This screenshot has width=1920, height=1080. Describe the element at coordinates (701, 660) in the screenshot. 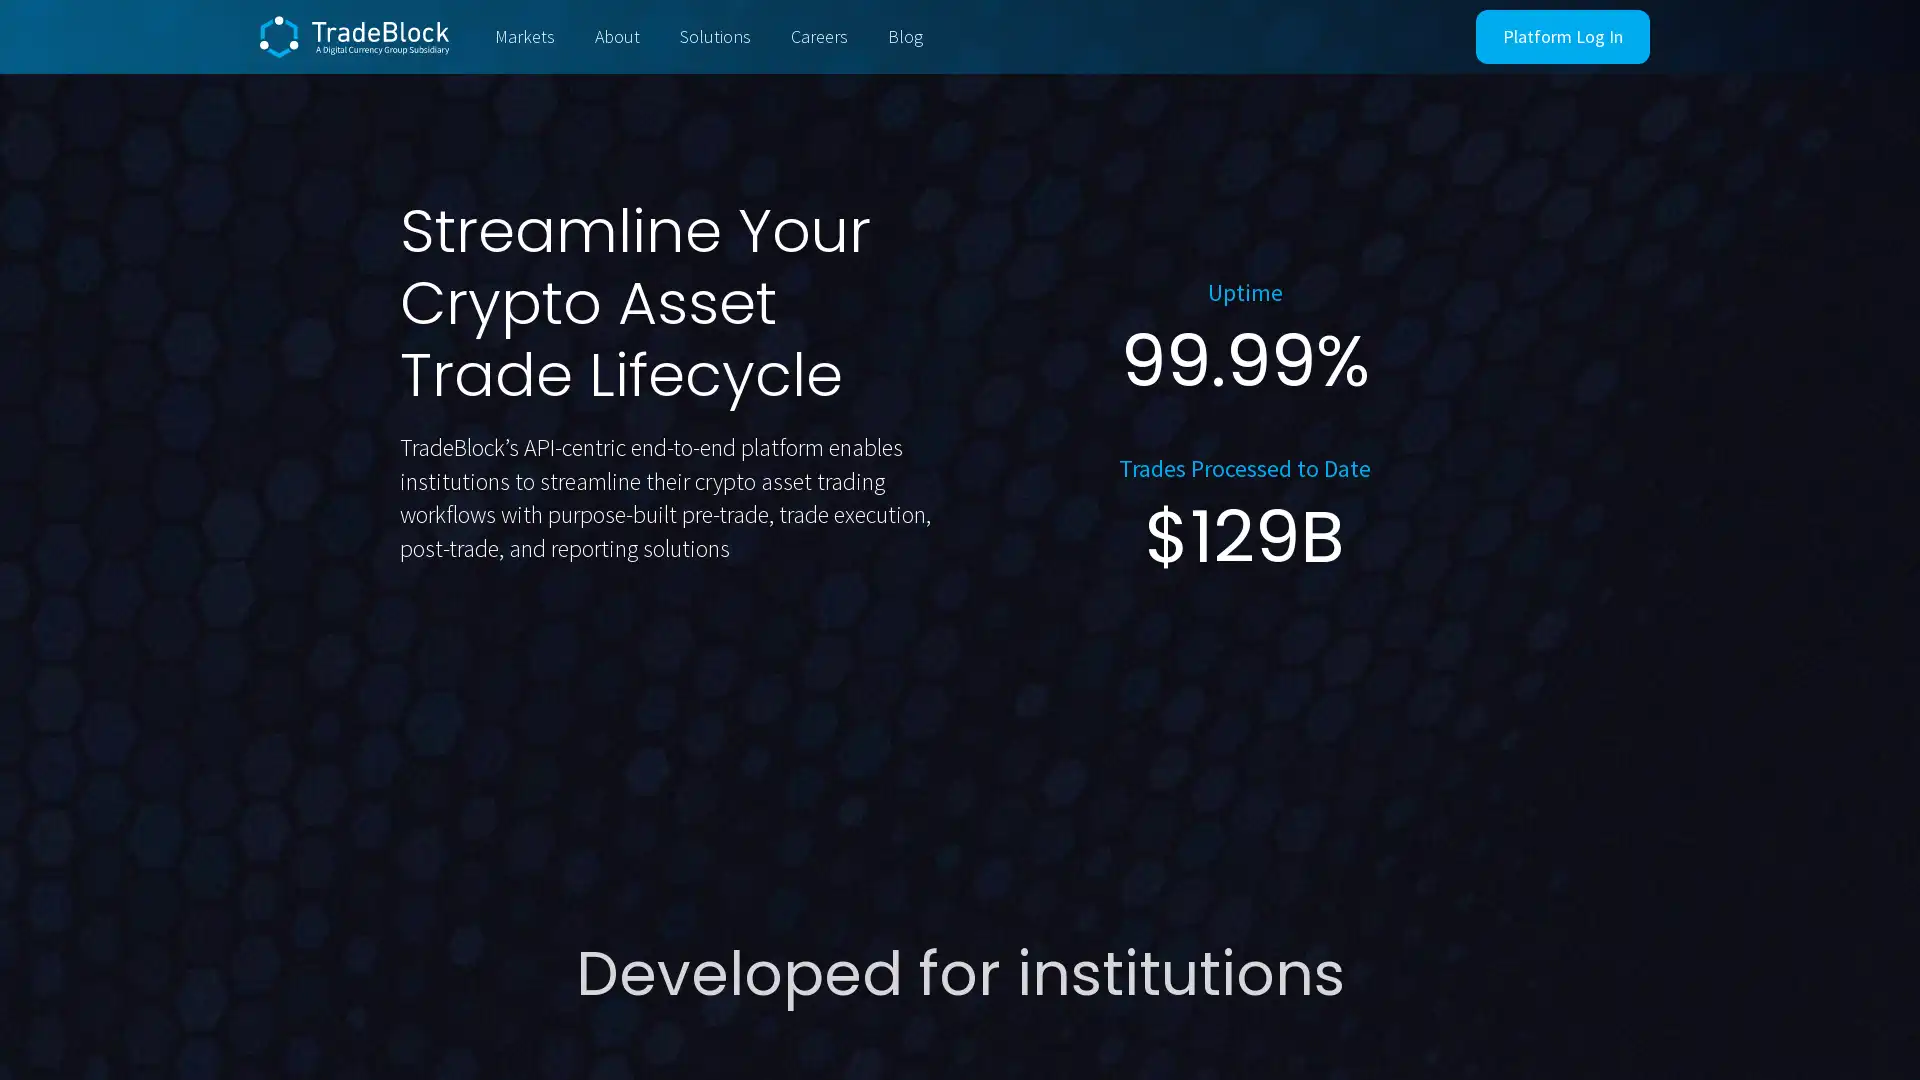

I see `Market Data` at that location.